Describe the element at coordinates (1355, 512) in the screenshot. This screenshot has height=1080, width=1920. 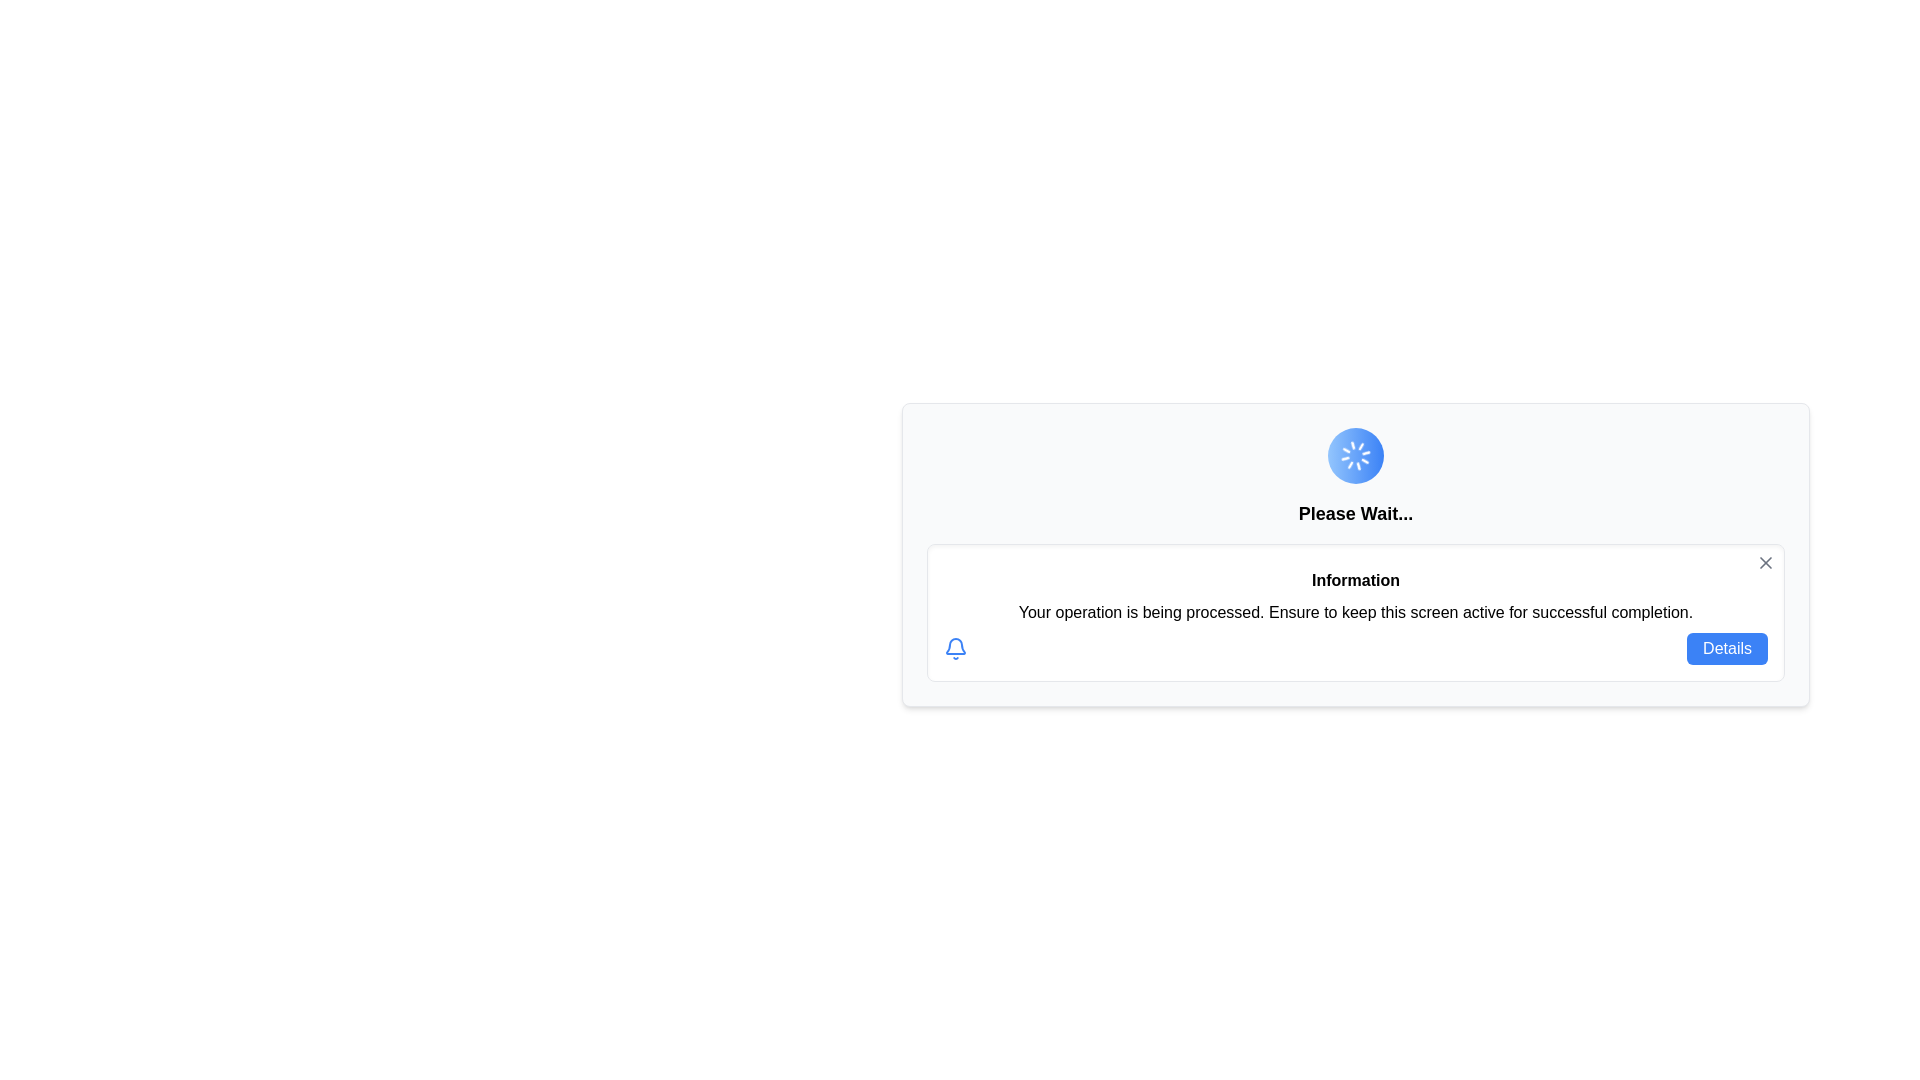
I see `the loading state text label located below the circular loading icon, indicating that an operation is ongoing` at that location.